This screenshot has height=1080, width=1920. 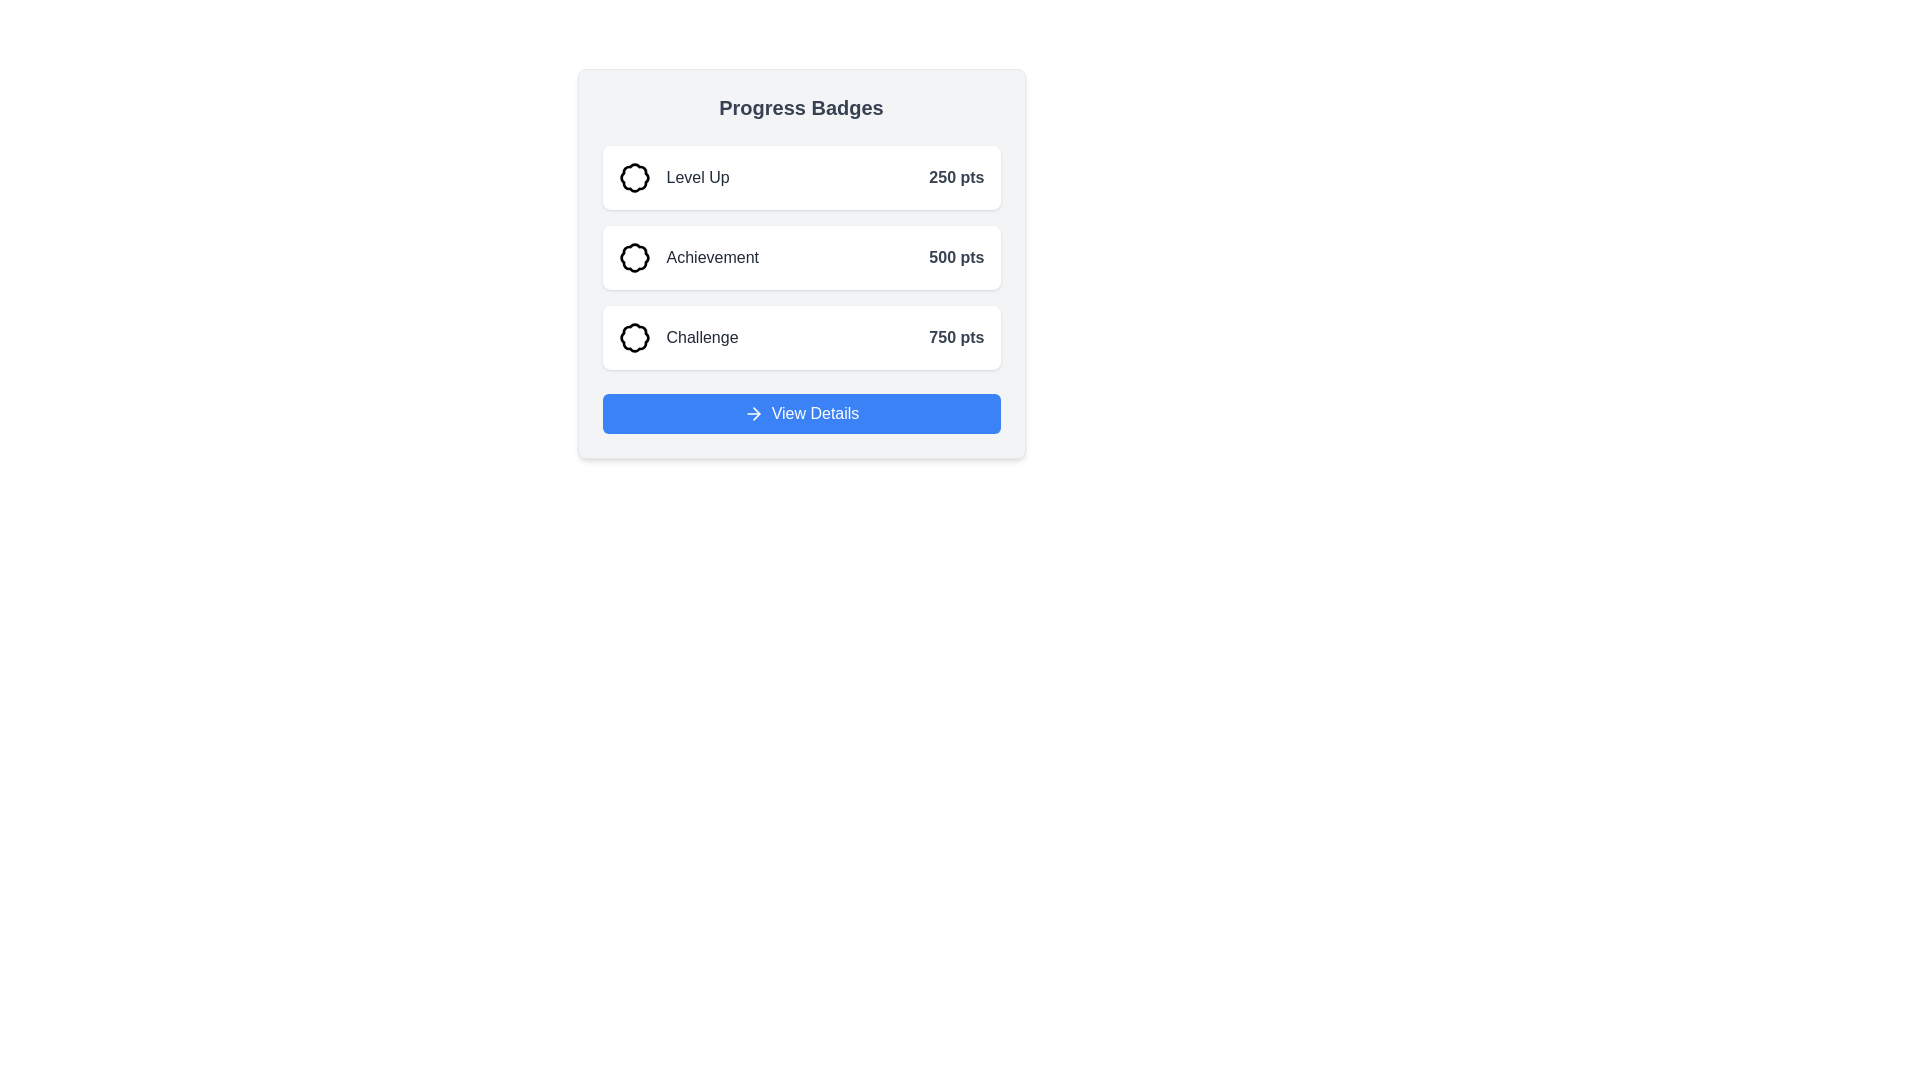 What do you see at coordinates (633, 176) in the screenshot?
I see `the circular badge icon with a scalloped edge in light blue color located at the top-left corner of the 'Level Up' row in the 'Progress Badges' section` at bounding box center [633, 176].